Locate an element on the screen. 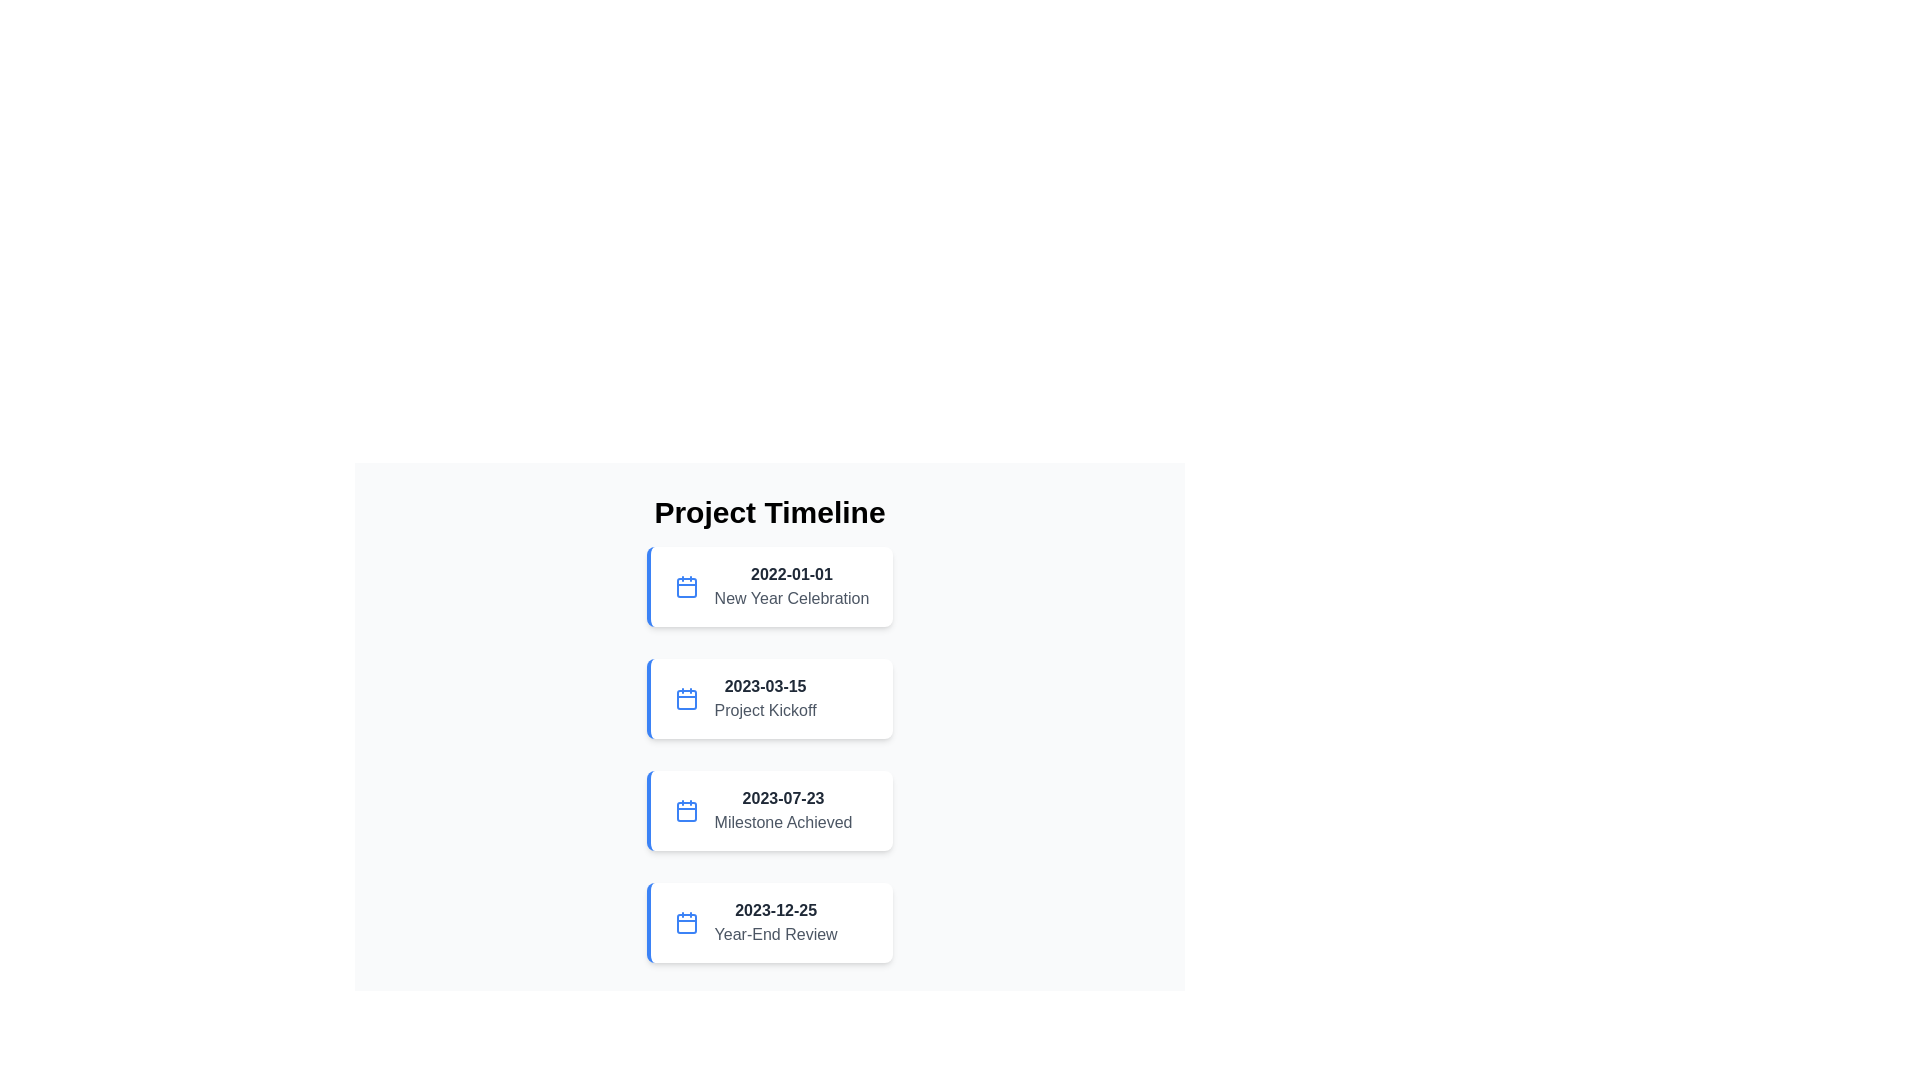  the New Year celebration text label for further reading is located at coordinates (791, 585).